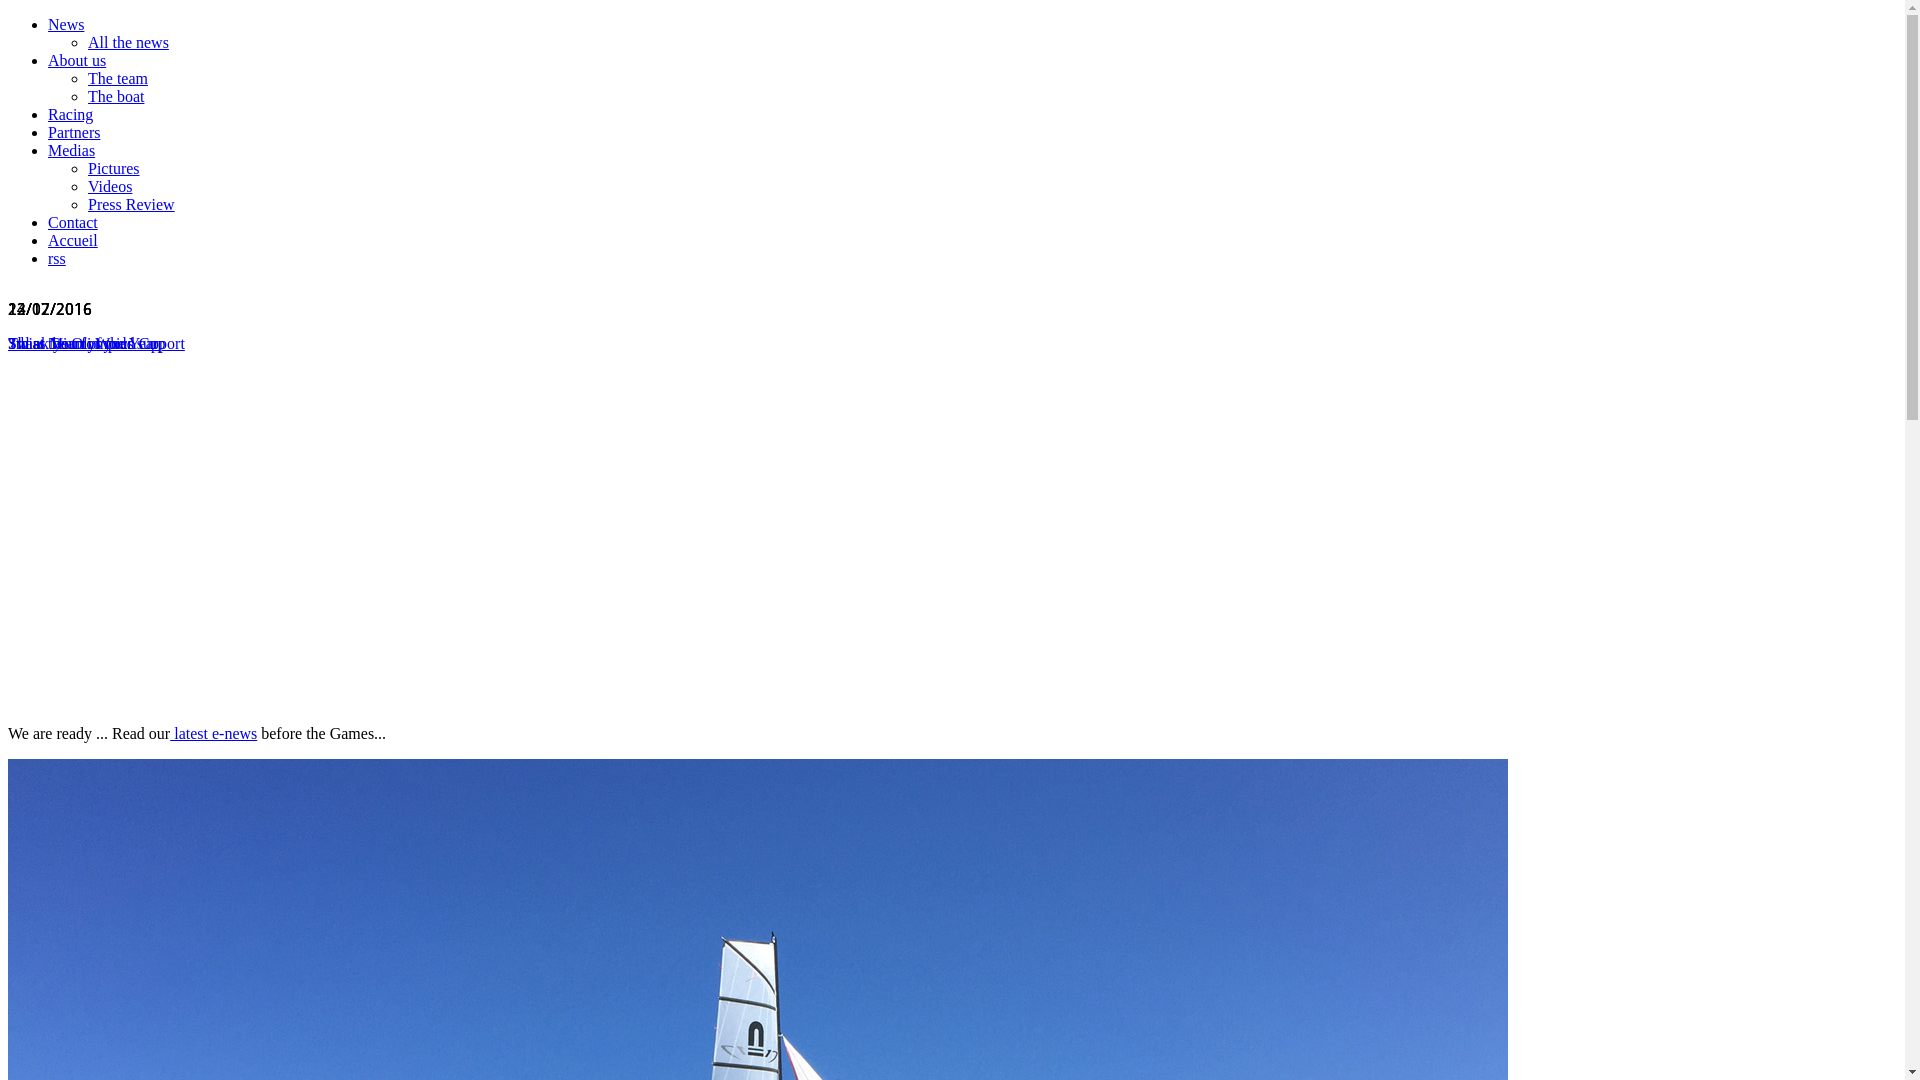 Image resolution: width=1920 pixels, height=1080 pixels. Describe the element at coordinates (8, 342) in the screenshot. I see `'Swiss Team of the Year'` at that location.